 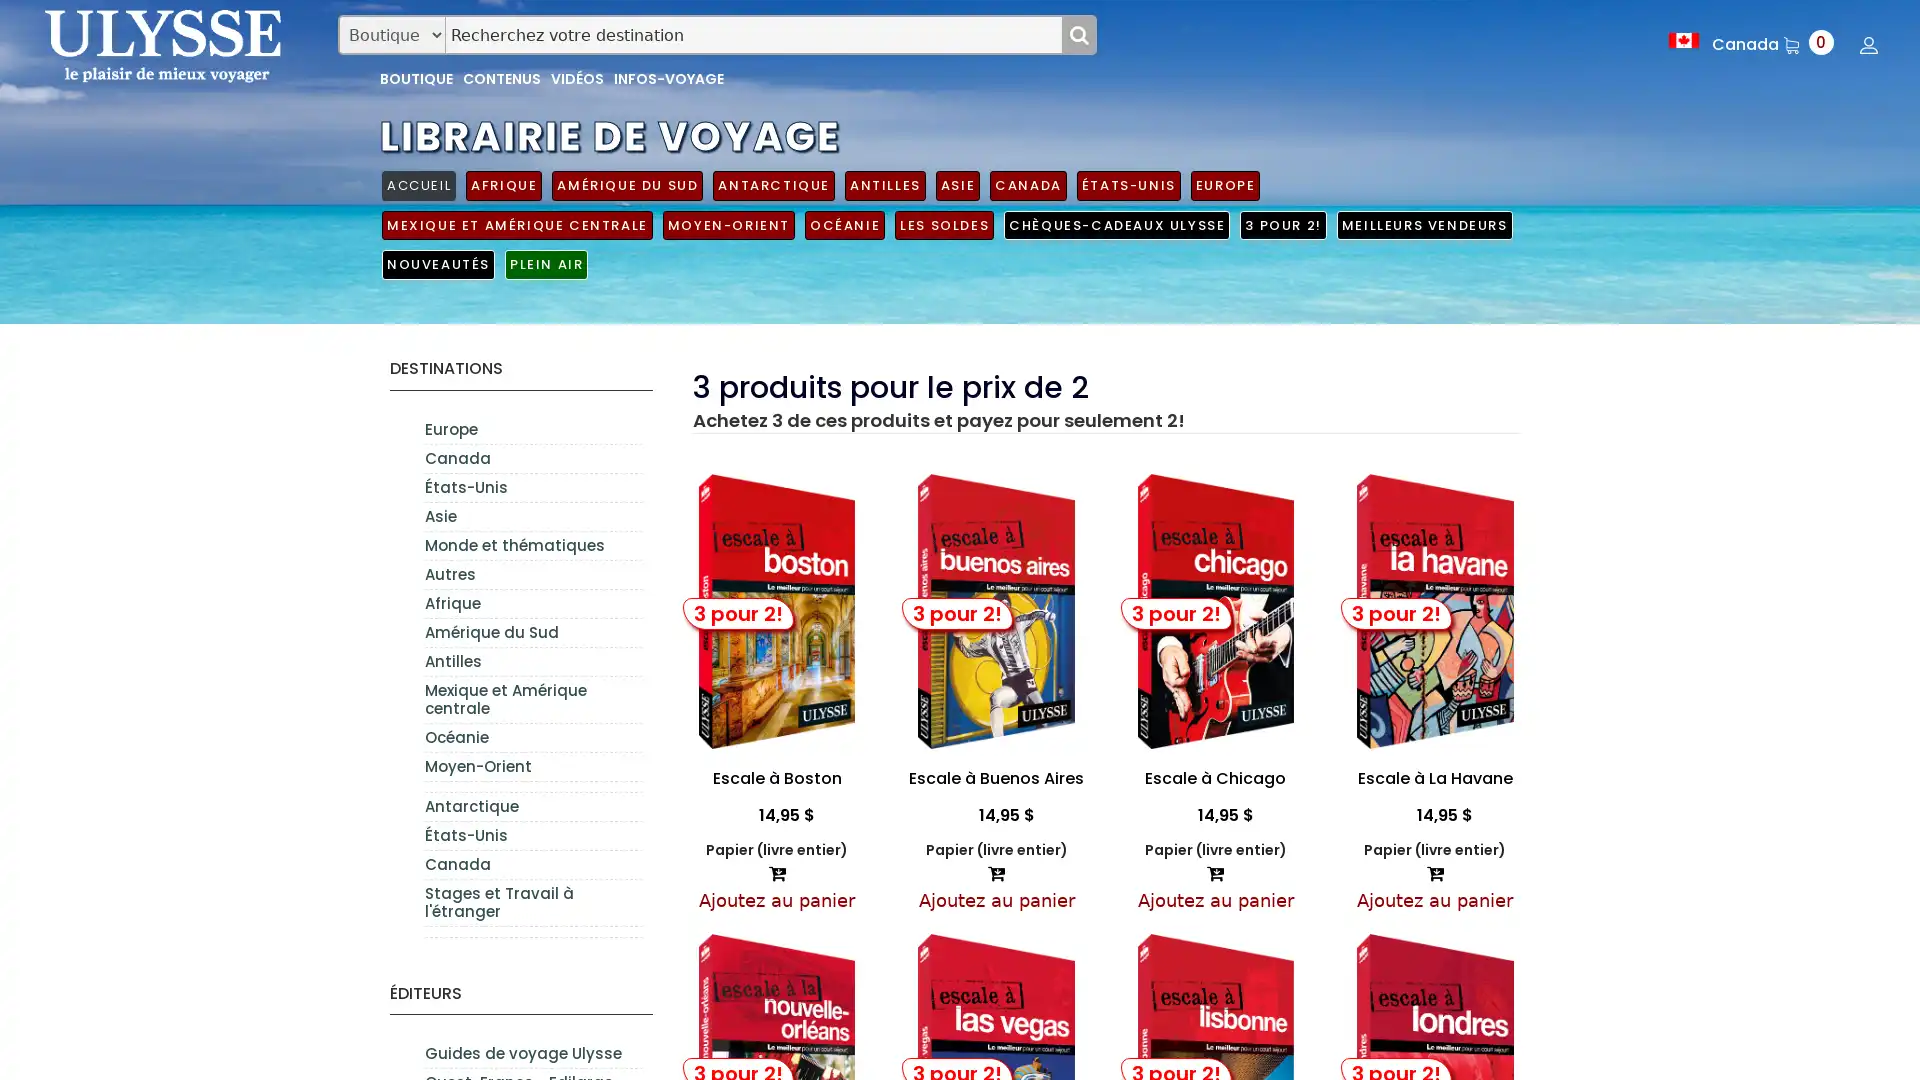 What do you see at coordinates (417, 185) in the screenshot?
I see `ACCUEIL` at bounding box center [417, 185].